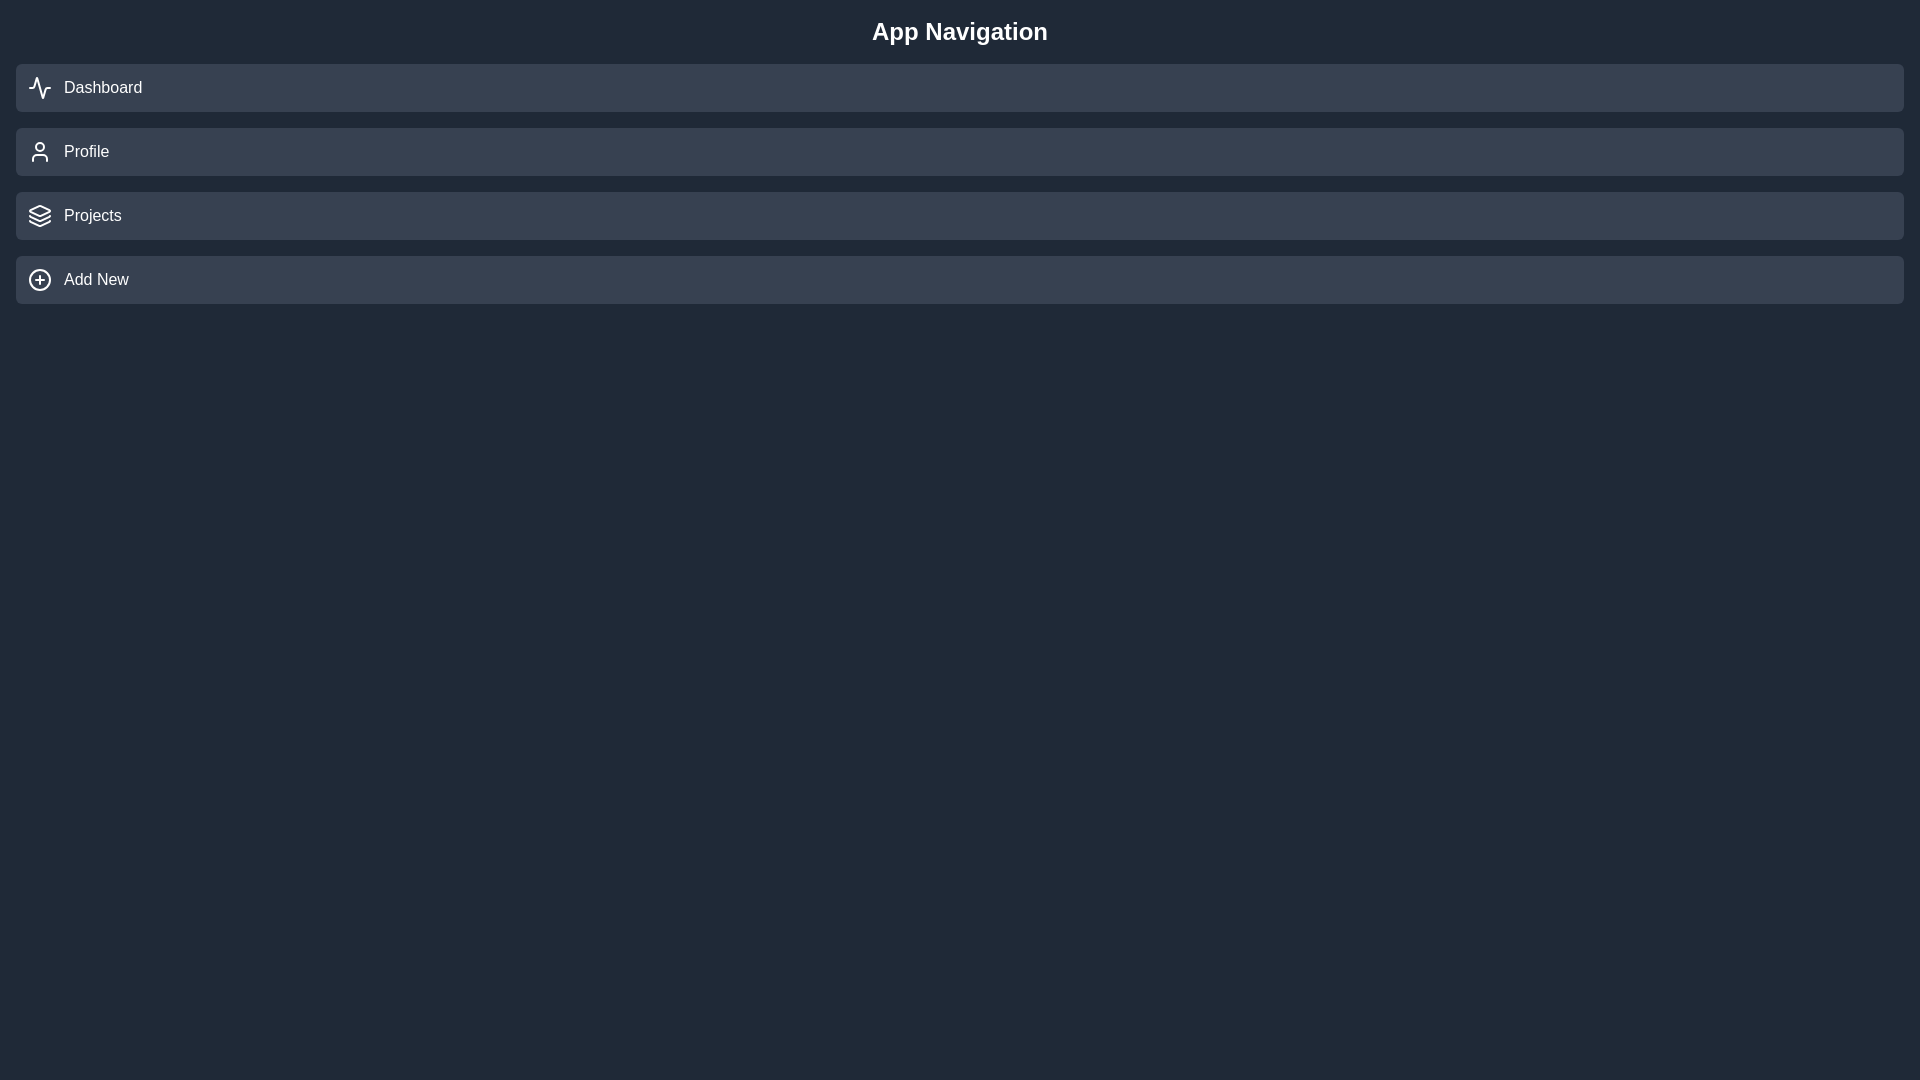 This screenshot has width=1920, height=1080. I want to click on the circular Icon Button with a plus sign located at the leftmost position of the 'Add New' navigation menu, so click(39, 280).